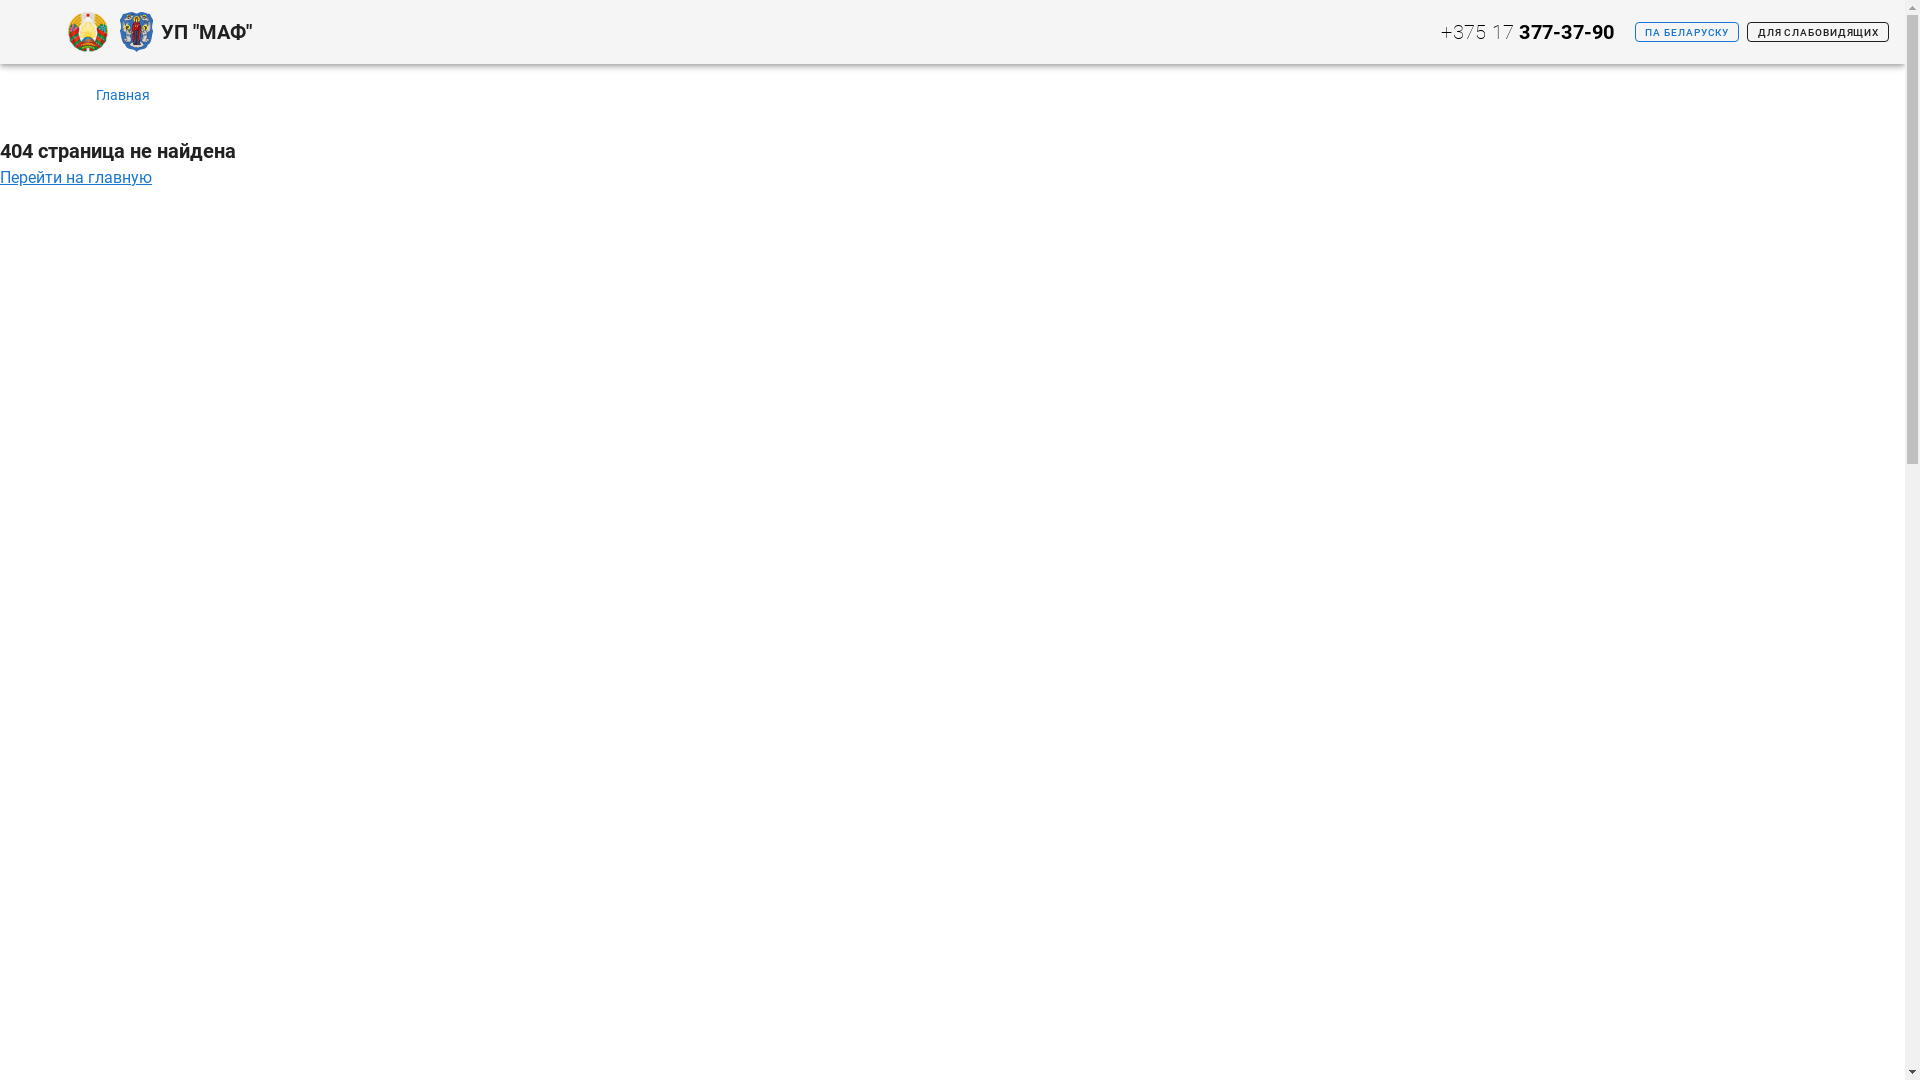 The height and width of the screenshot is (1080, 1920). I want to click on '+375 17 377-37-90', so click(1524, 31).